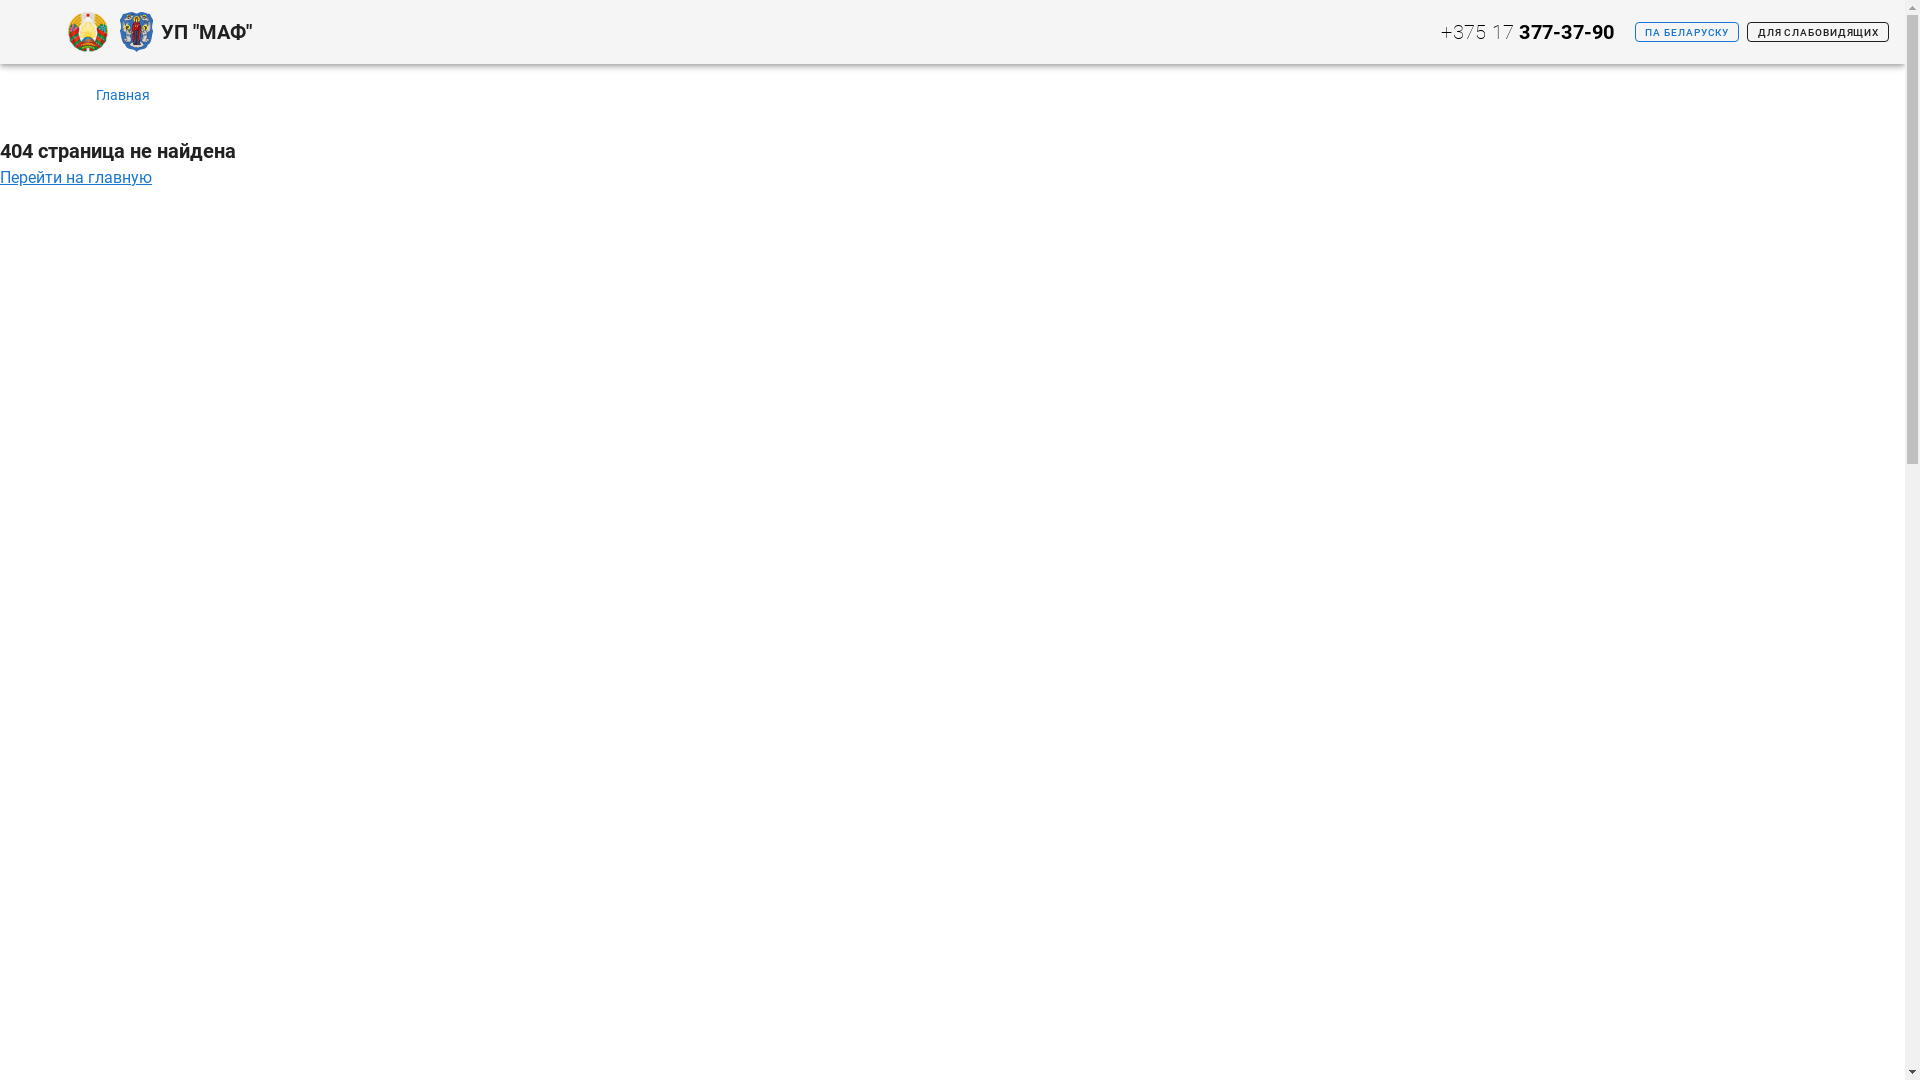 The height and width of the screenshot is (1080, 1920). I want to click on '+375 17 377-37-90', so click(1524, 31).